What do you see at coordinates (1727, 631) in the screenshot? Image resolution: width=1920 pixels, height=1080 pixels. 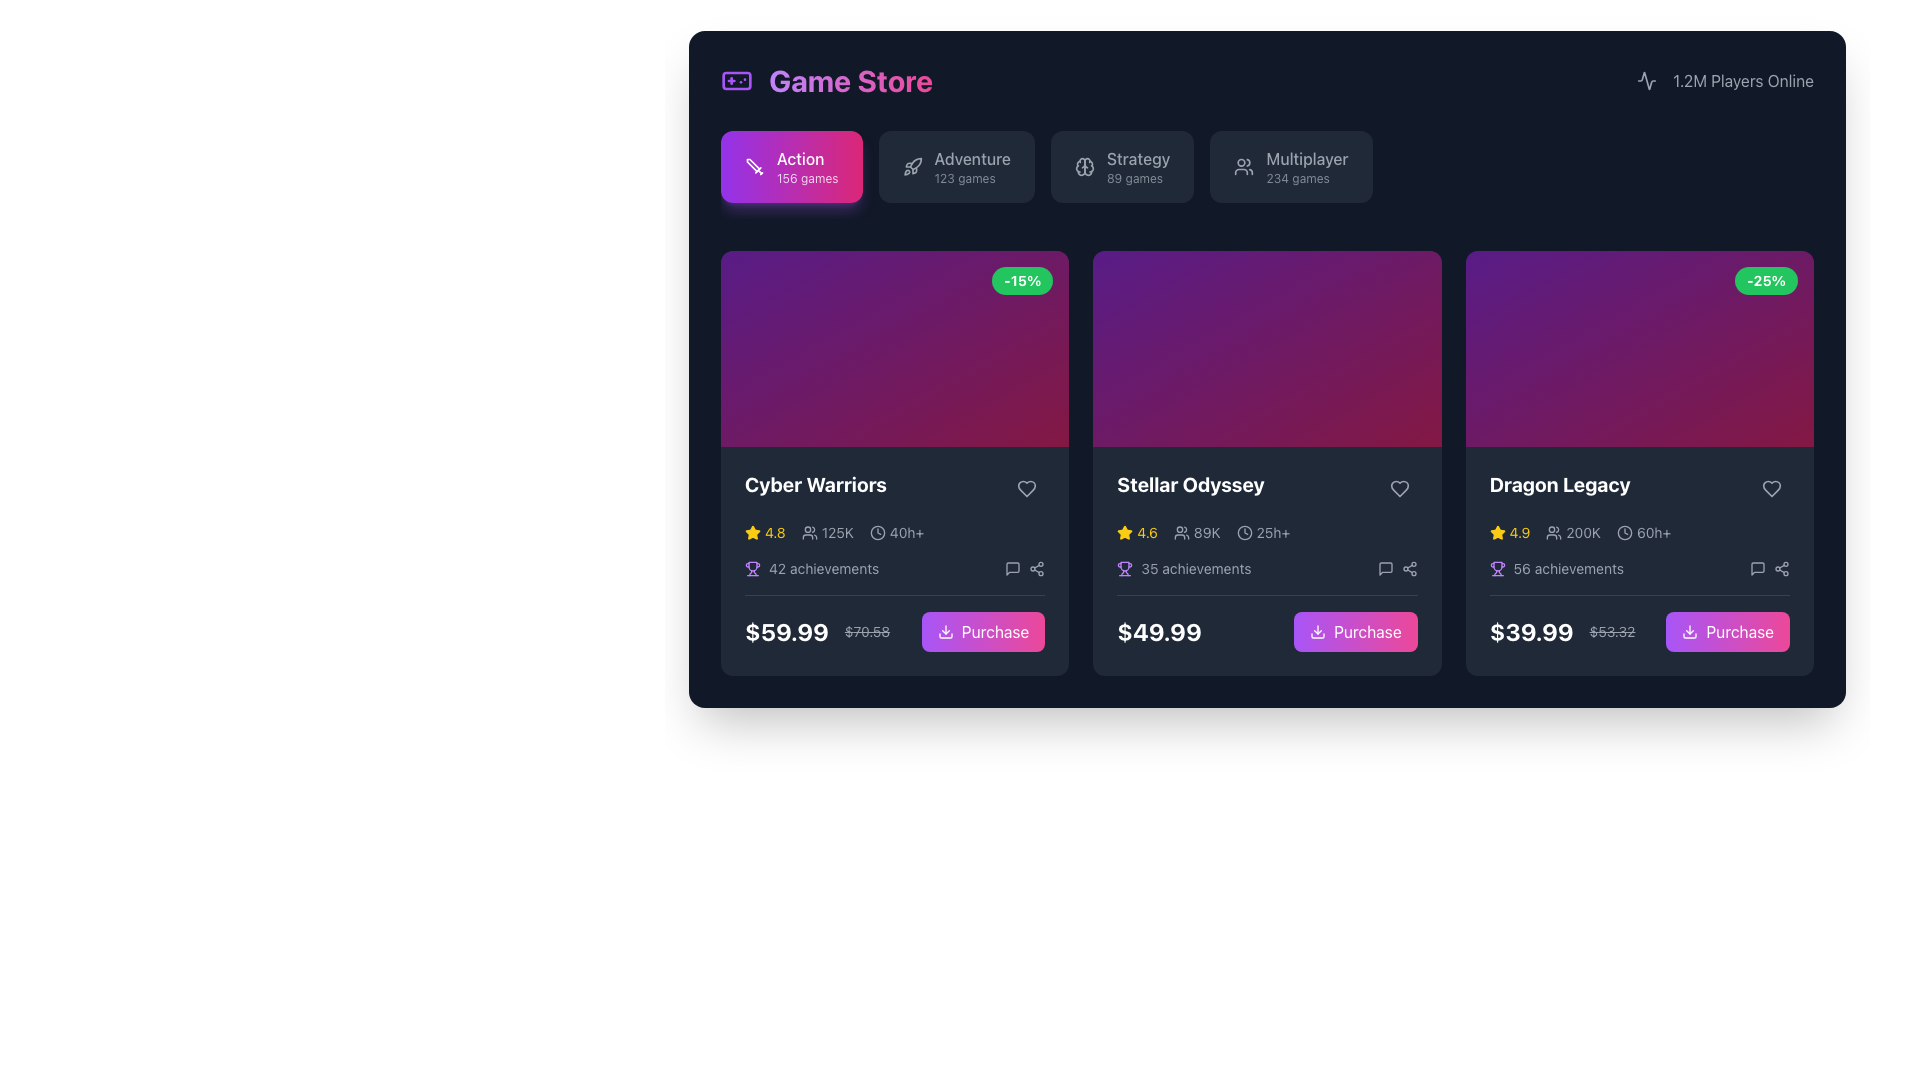 I see `the 'Purchase' button with a gradient background transitioning from purple to pink, located at the bottom-right corner of the 'Dragon Legacy' game card` at bounding box center [1727, 631].